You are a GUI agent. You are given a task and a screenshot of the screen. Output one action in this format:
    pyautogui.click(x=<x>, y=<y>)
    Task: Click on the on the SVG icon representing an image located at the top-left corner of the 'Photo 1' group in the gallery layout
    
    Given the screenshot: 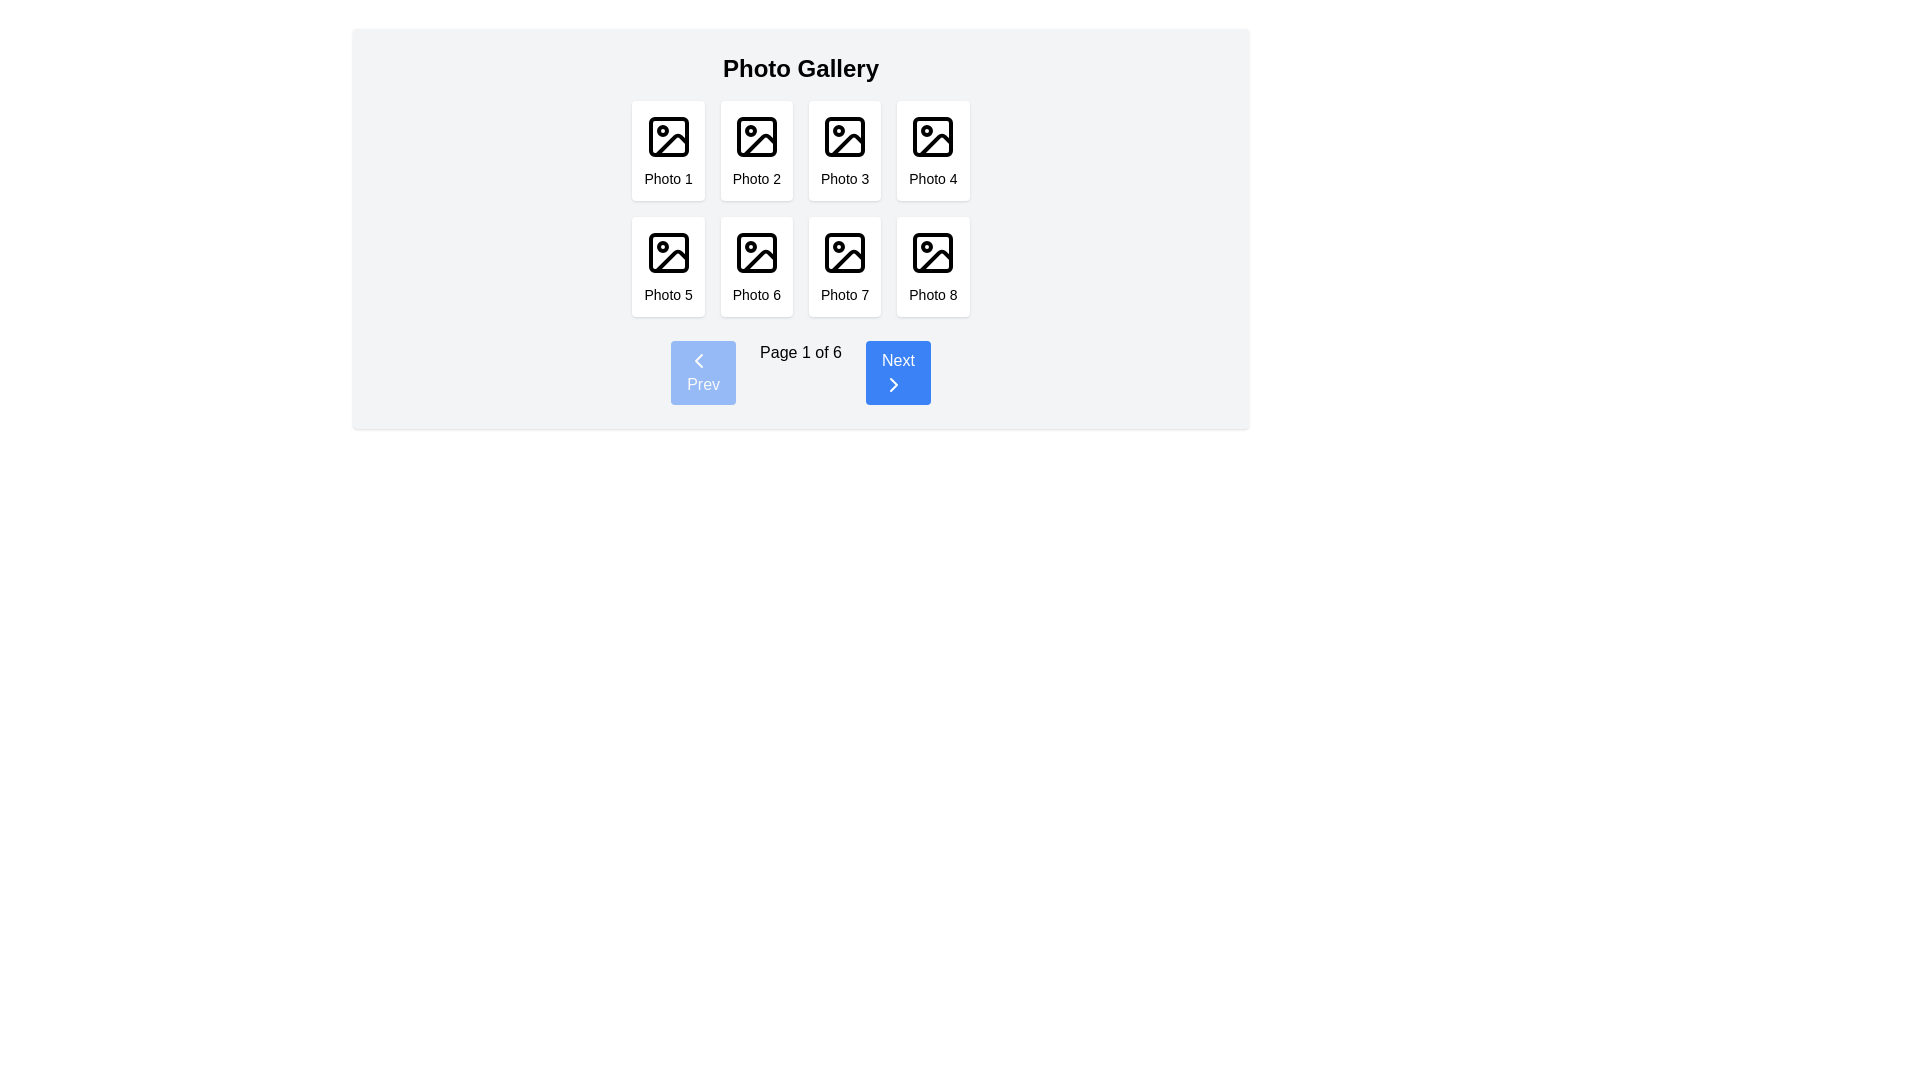 What is the action you would take?
    pyautogui.click(x=668, y=136)
    